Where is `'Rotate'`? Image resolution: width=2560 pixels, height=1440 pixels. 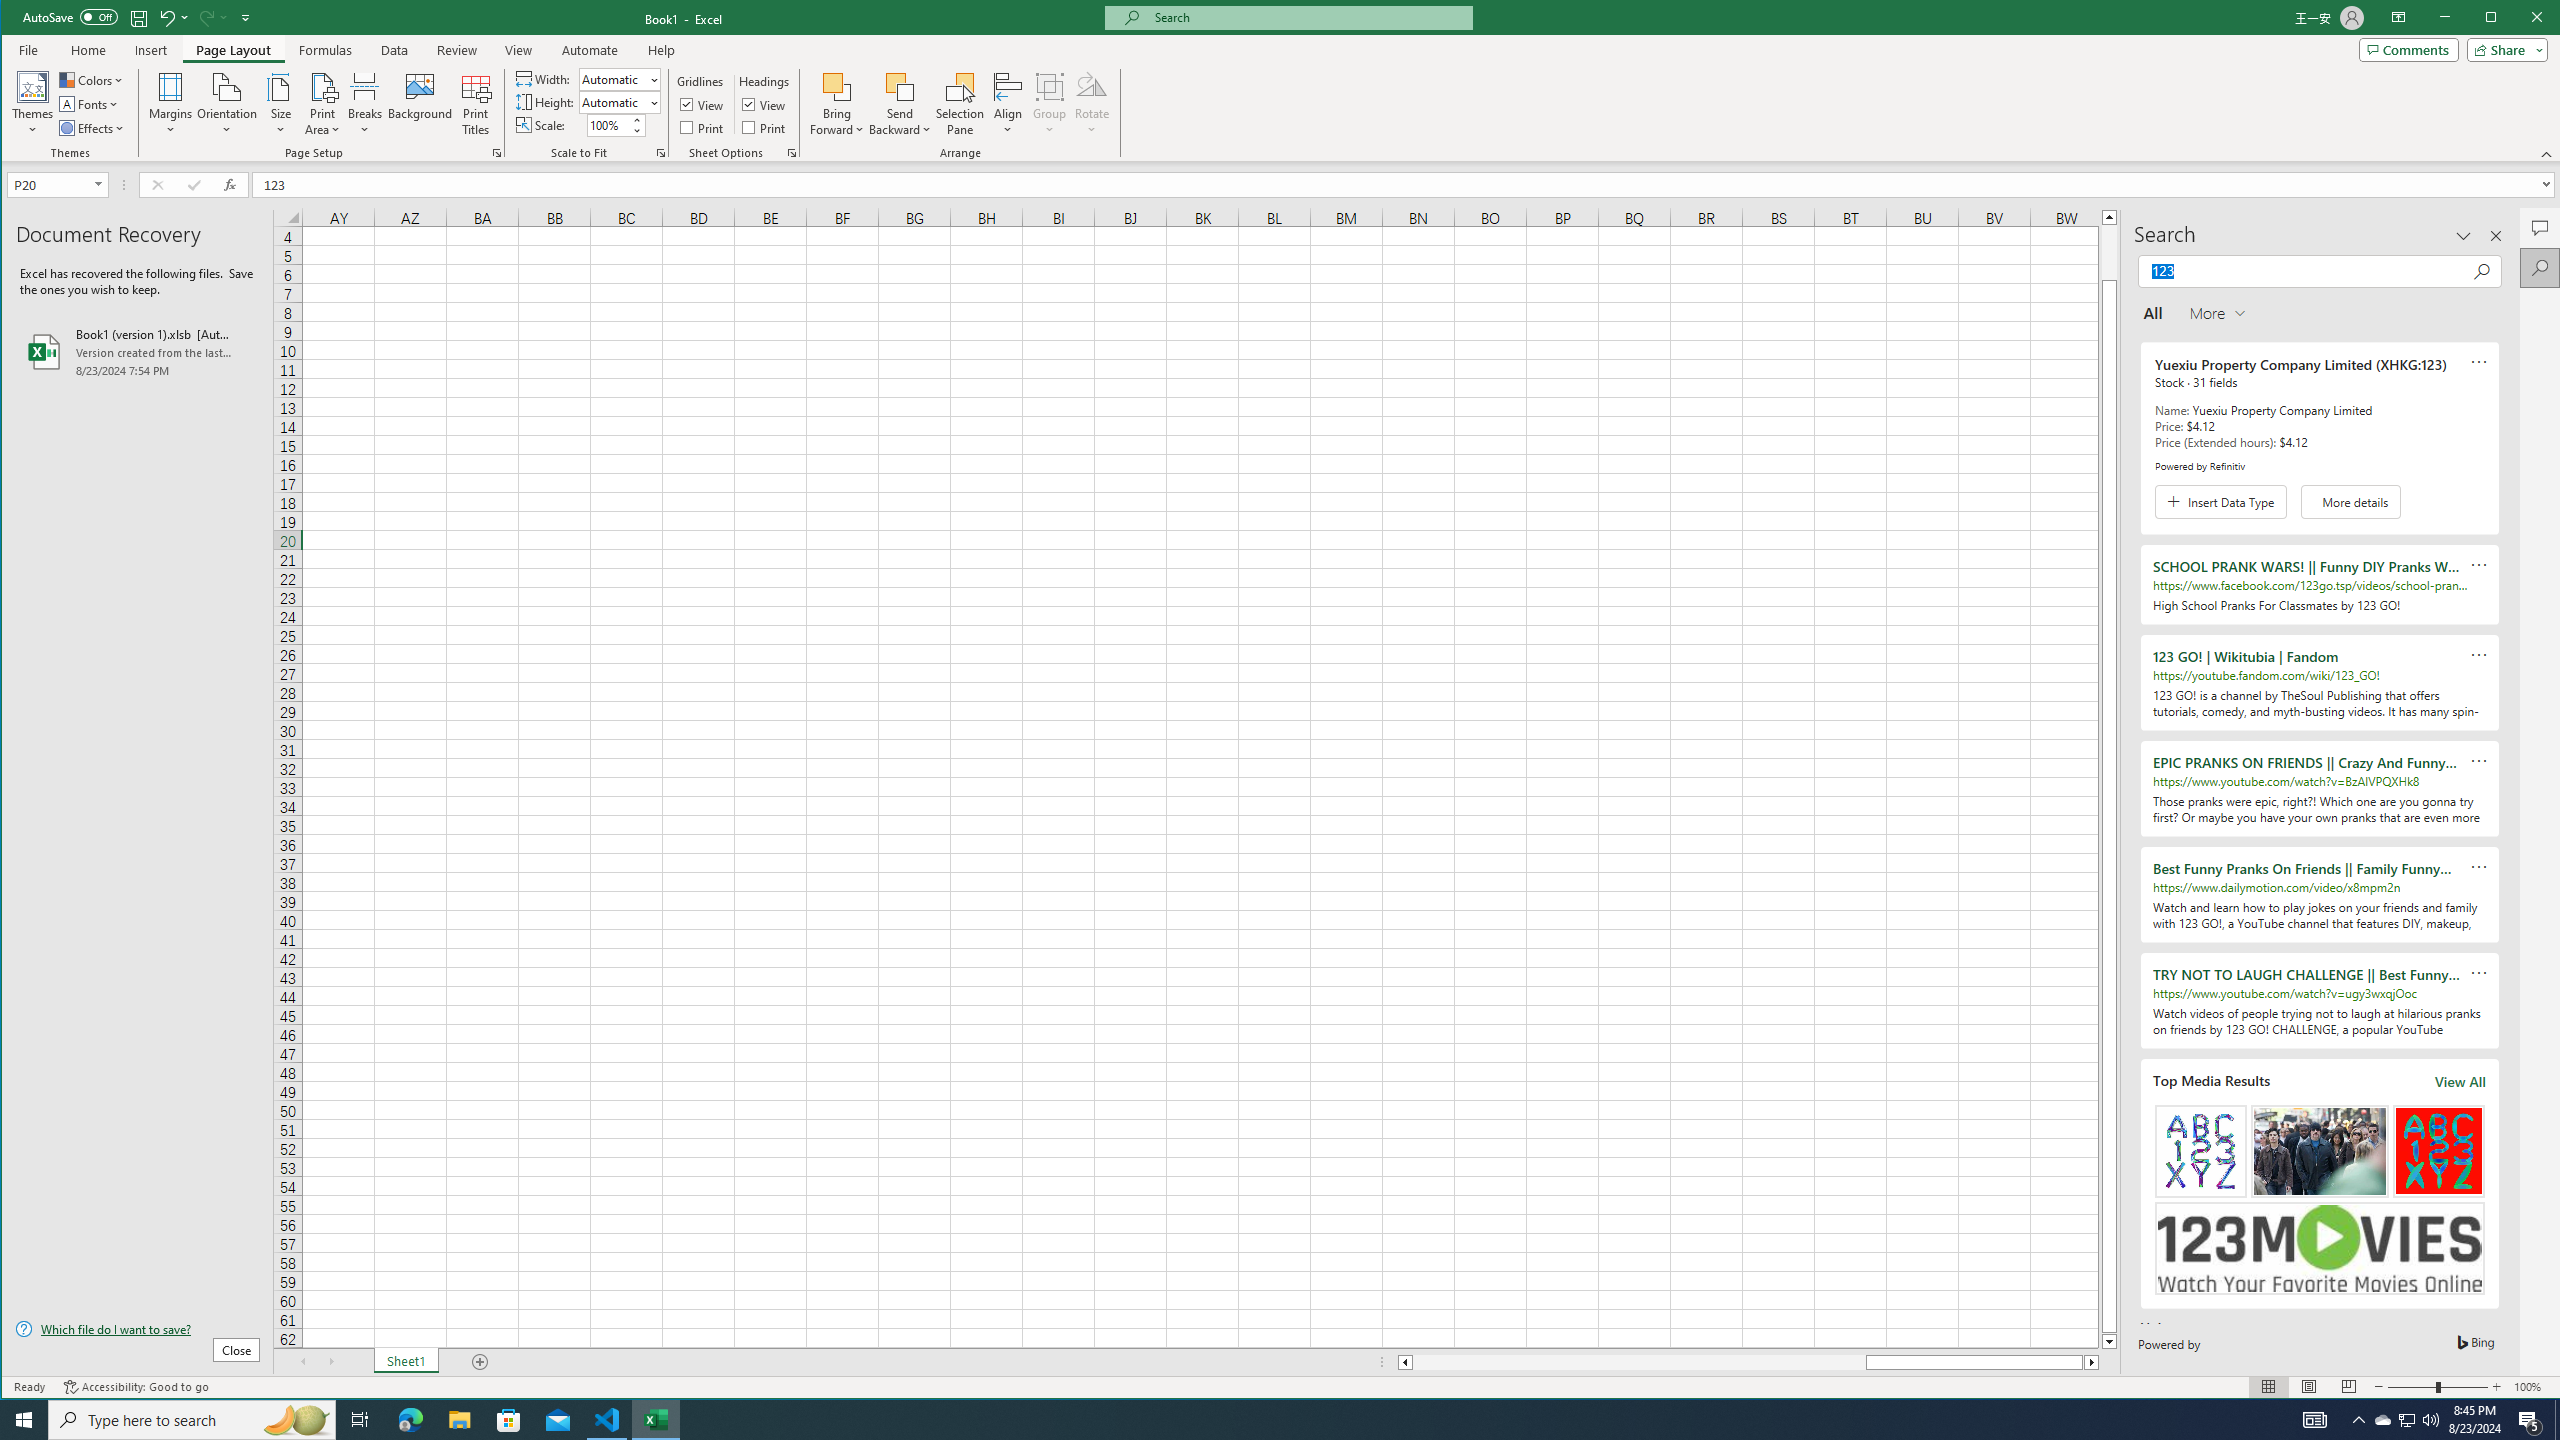
'Rotate' is located at coordinates (1091, 103).